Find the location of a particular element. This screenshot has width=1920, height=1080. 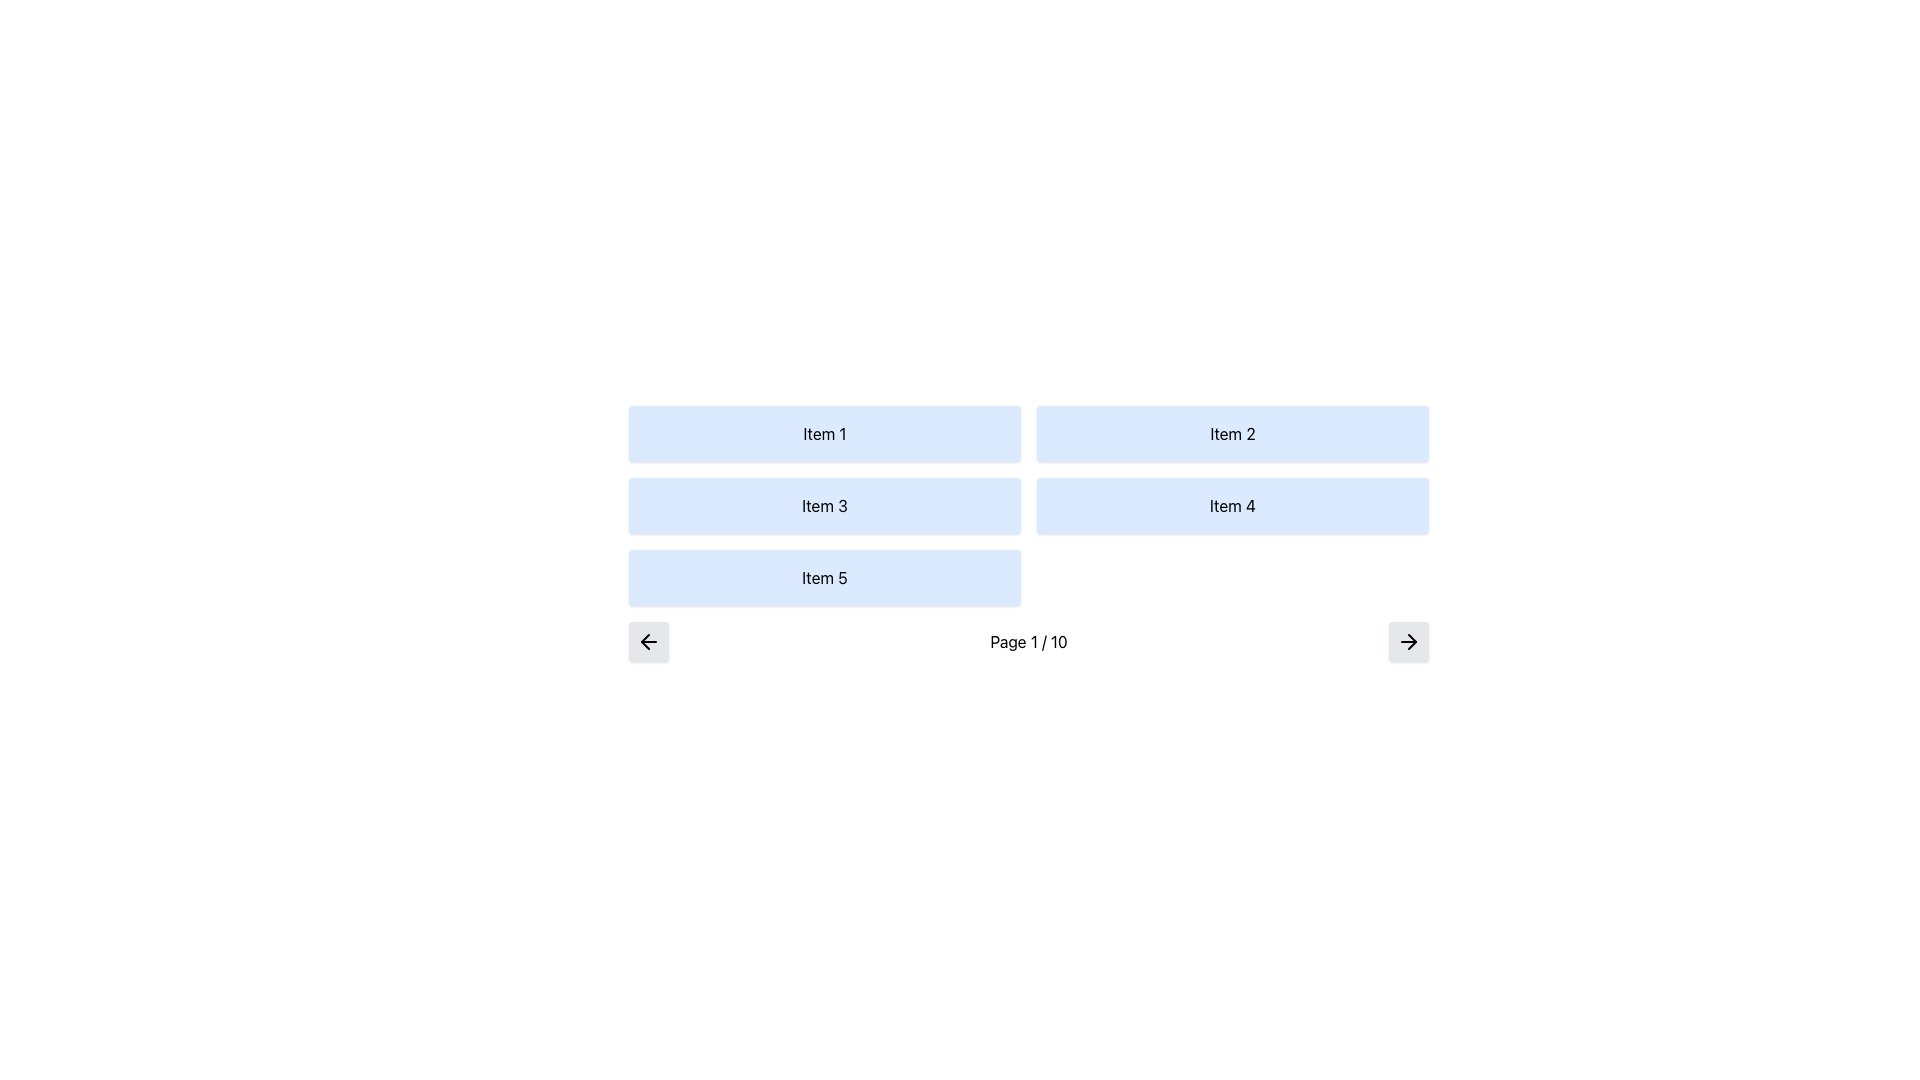

the text box styled as a card displaying 'Item 3', located in the second row, first column of a grid layout is located at coordinates (825, 504).